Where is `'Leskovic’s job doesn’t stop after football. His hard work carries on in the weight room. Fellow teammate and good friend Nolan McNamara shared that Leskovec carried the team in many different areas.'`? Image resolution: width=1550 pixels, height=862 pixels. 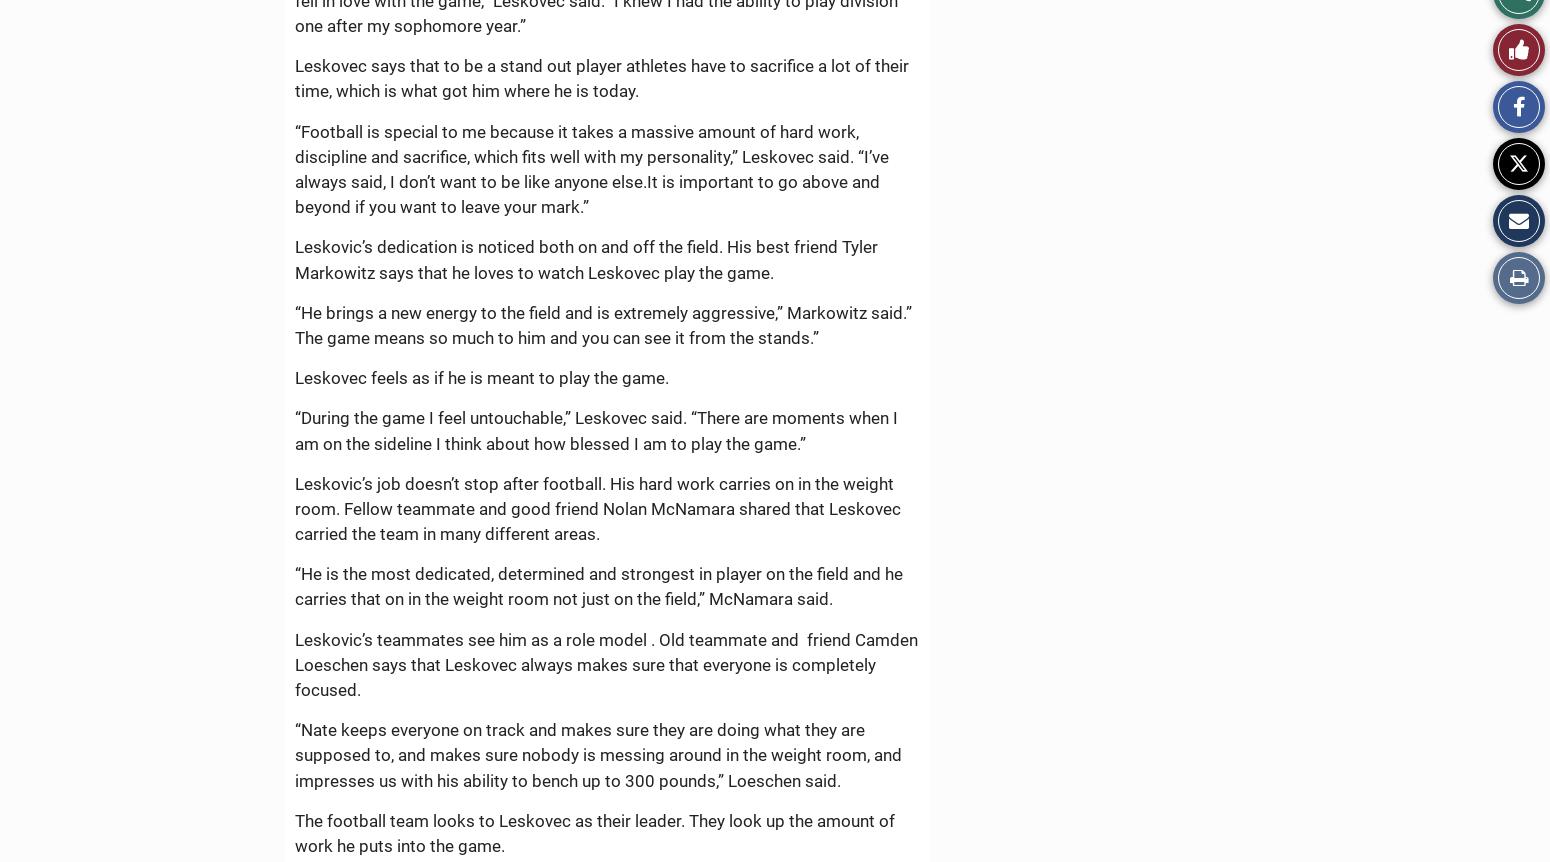 'Leskovic’s job doesn’t stop after football. His hard work carries on in the weight room. Fellow teammate and good friend Nolan McNamara shared that Leskovec carried the team in many different areas.' is located at coordinates (597, 507).